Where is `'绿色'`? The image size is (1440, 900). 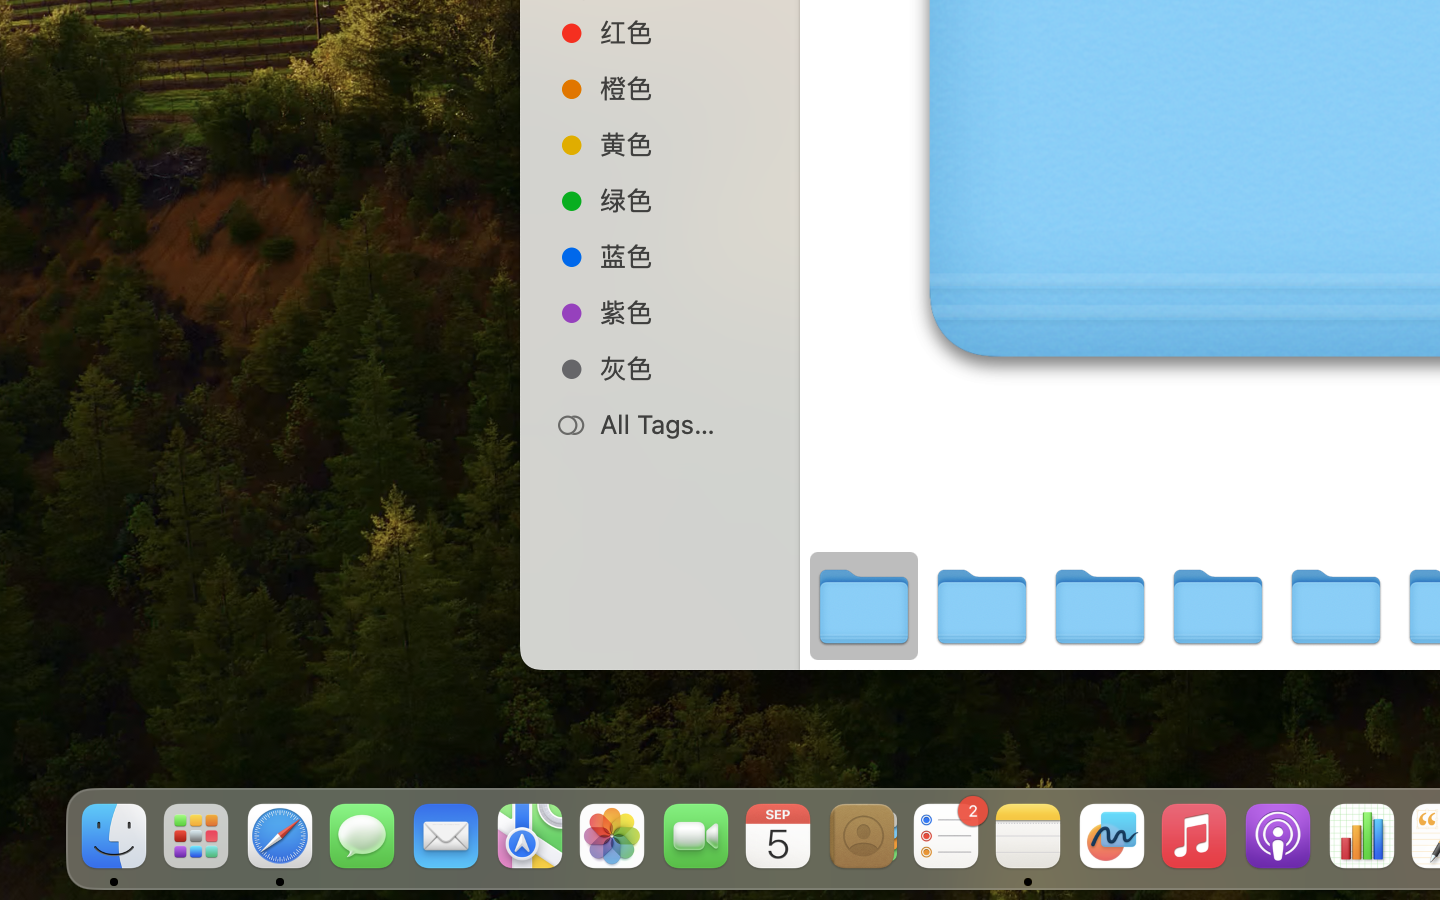
'绿色' is located at coordinates (680, 199).